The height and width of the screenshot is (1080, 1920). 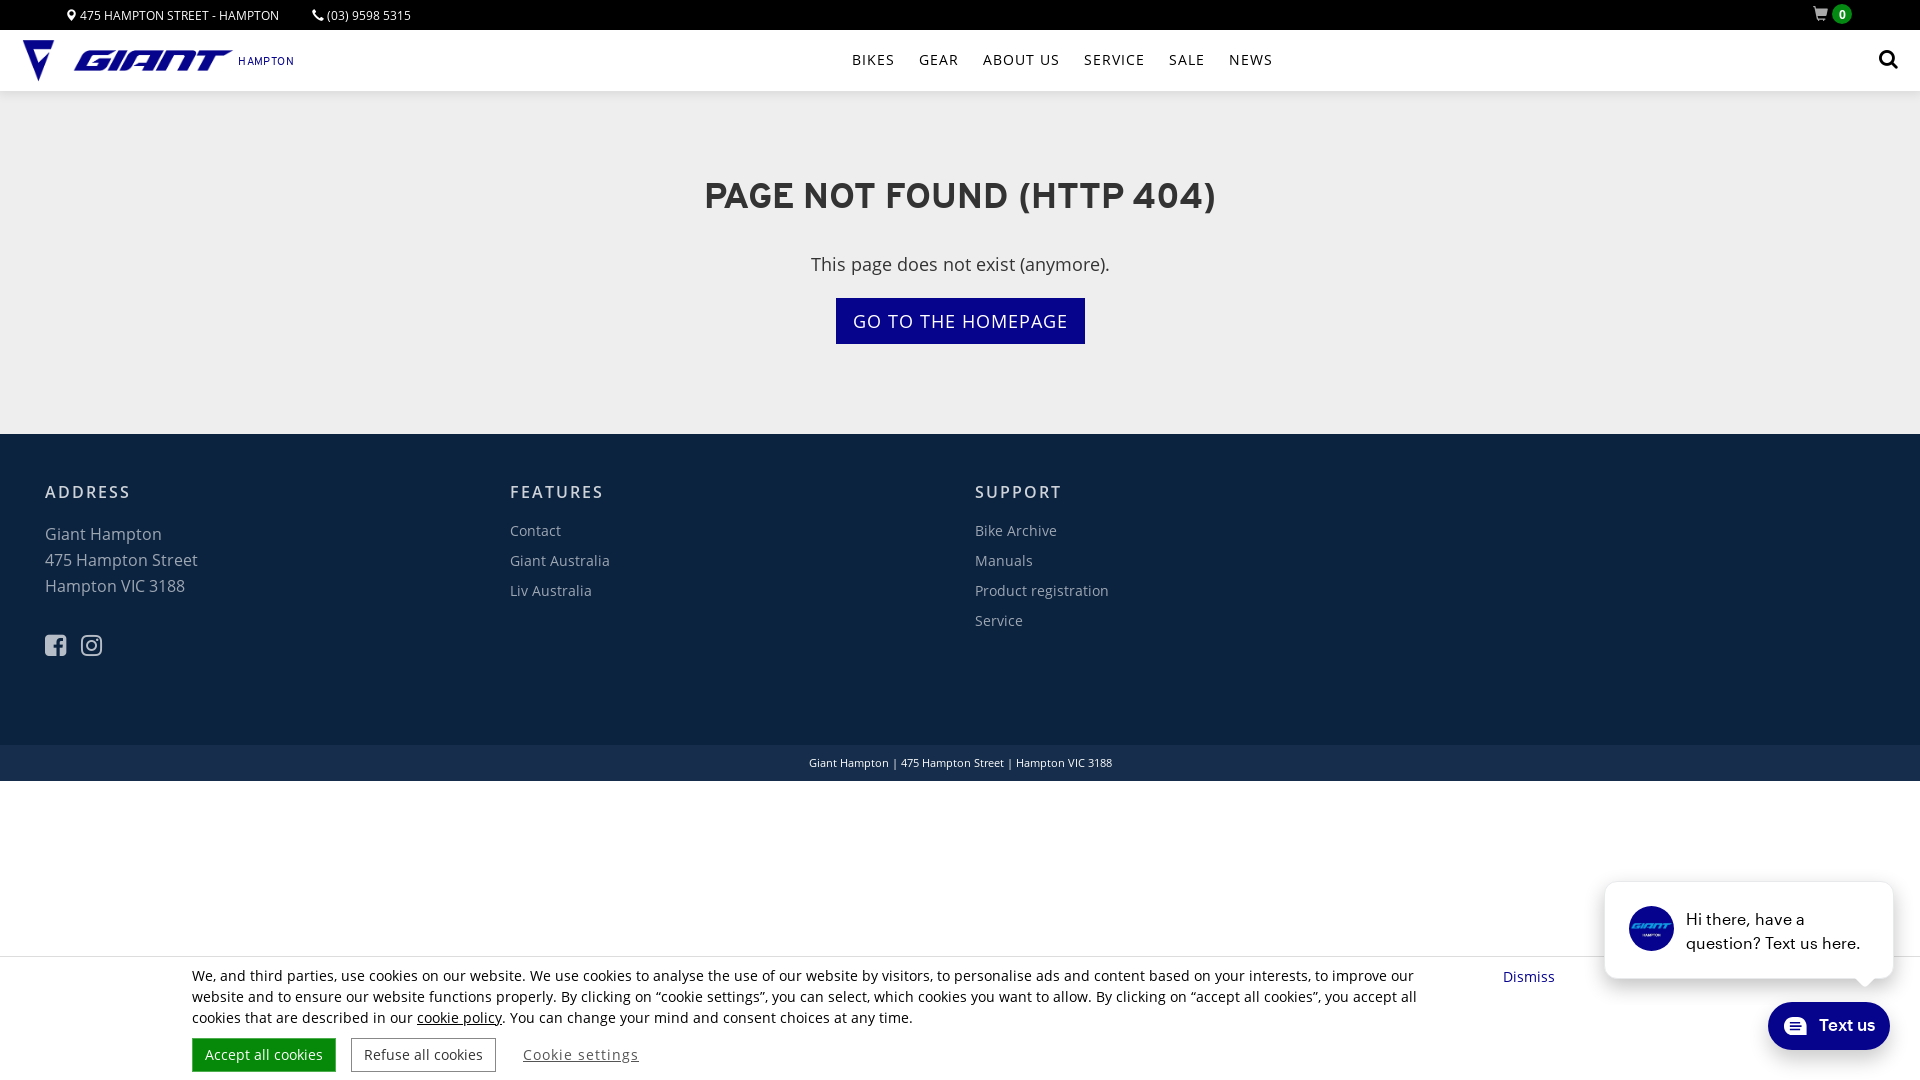 What do you see at coordinates (974, 529) in the screenshot?
I see `'Bike Archive'` at bounding box center [974, 529].